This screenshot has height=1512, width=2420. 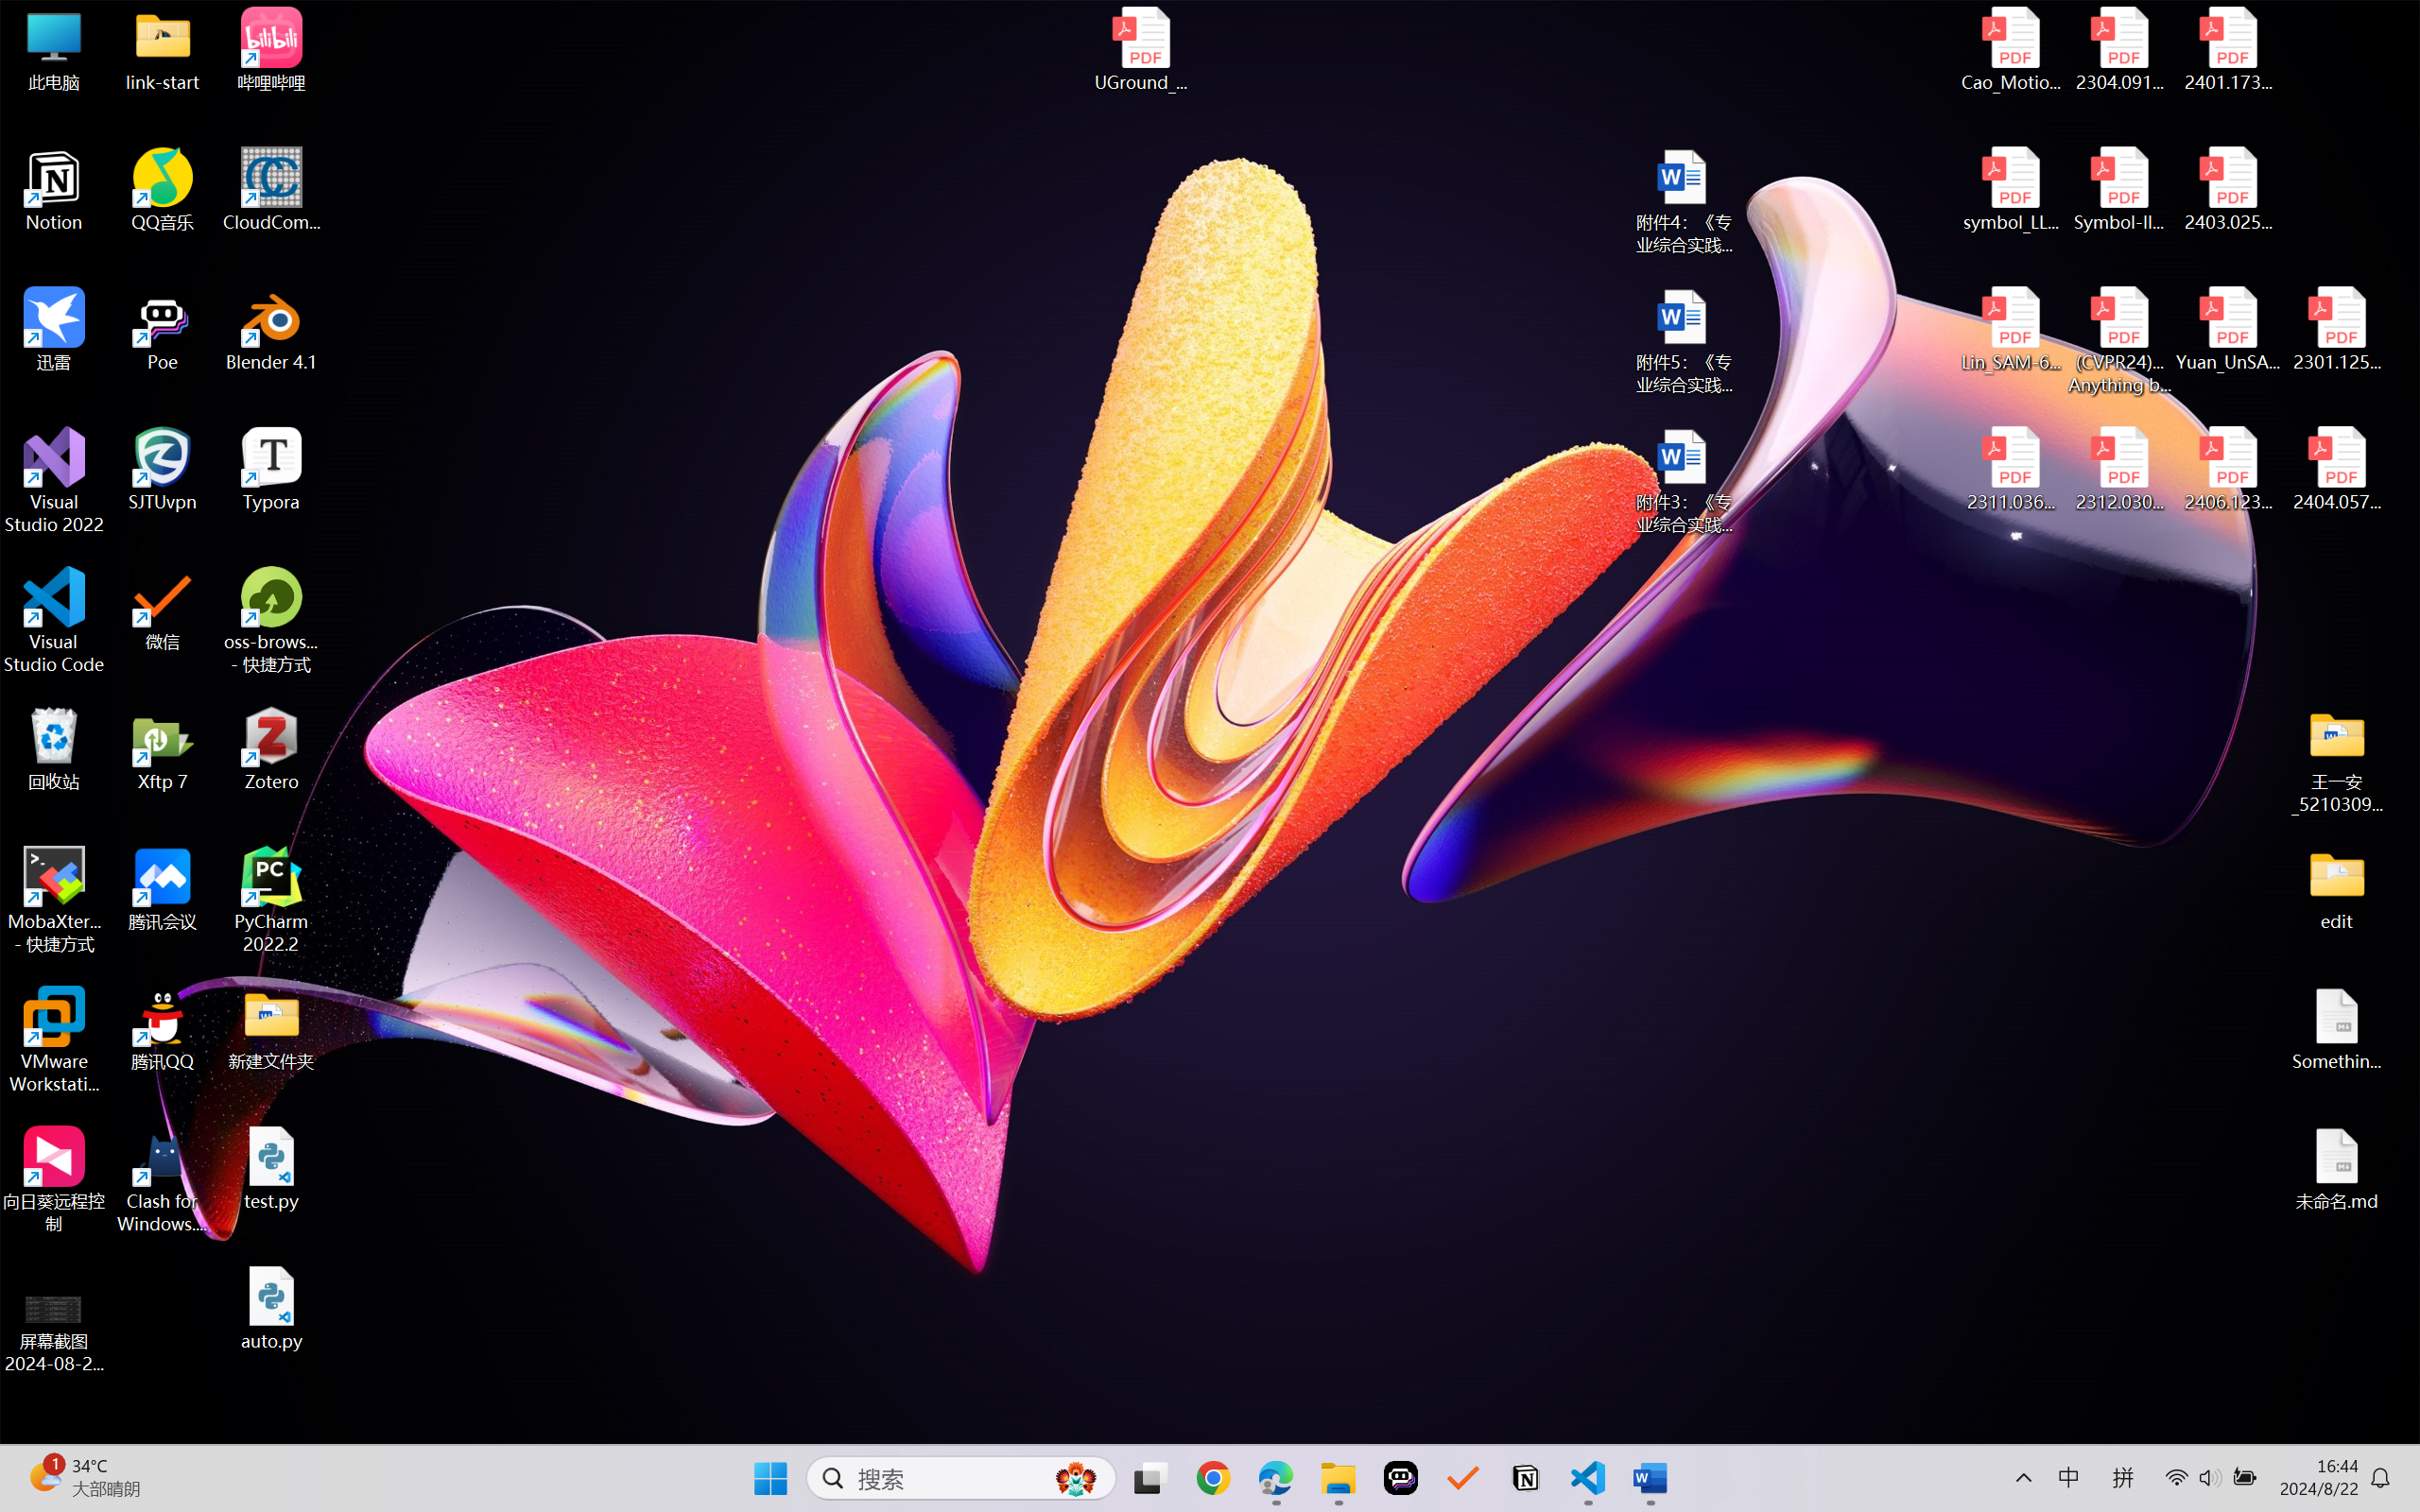 What do you see at coordinates (1213, 1478) in the screenshot?
I see `'Google Chrome'` at bounding box center [1213, 1478].